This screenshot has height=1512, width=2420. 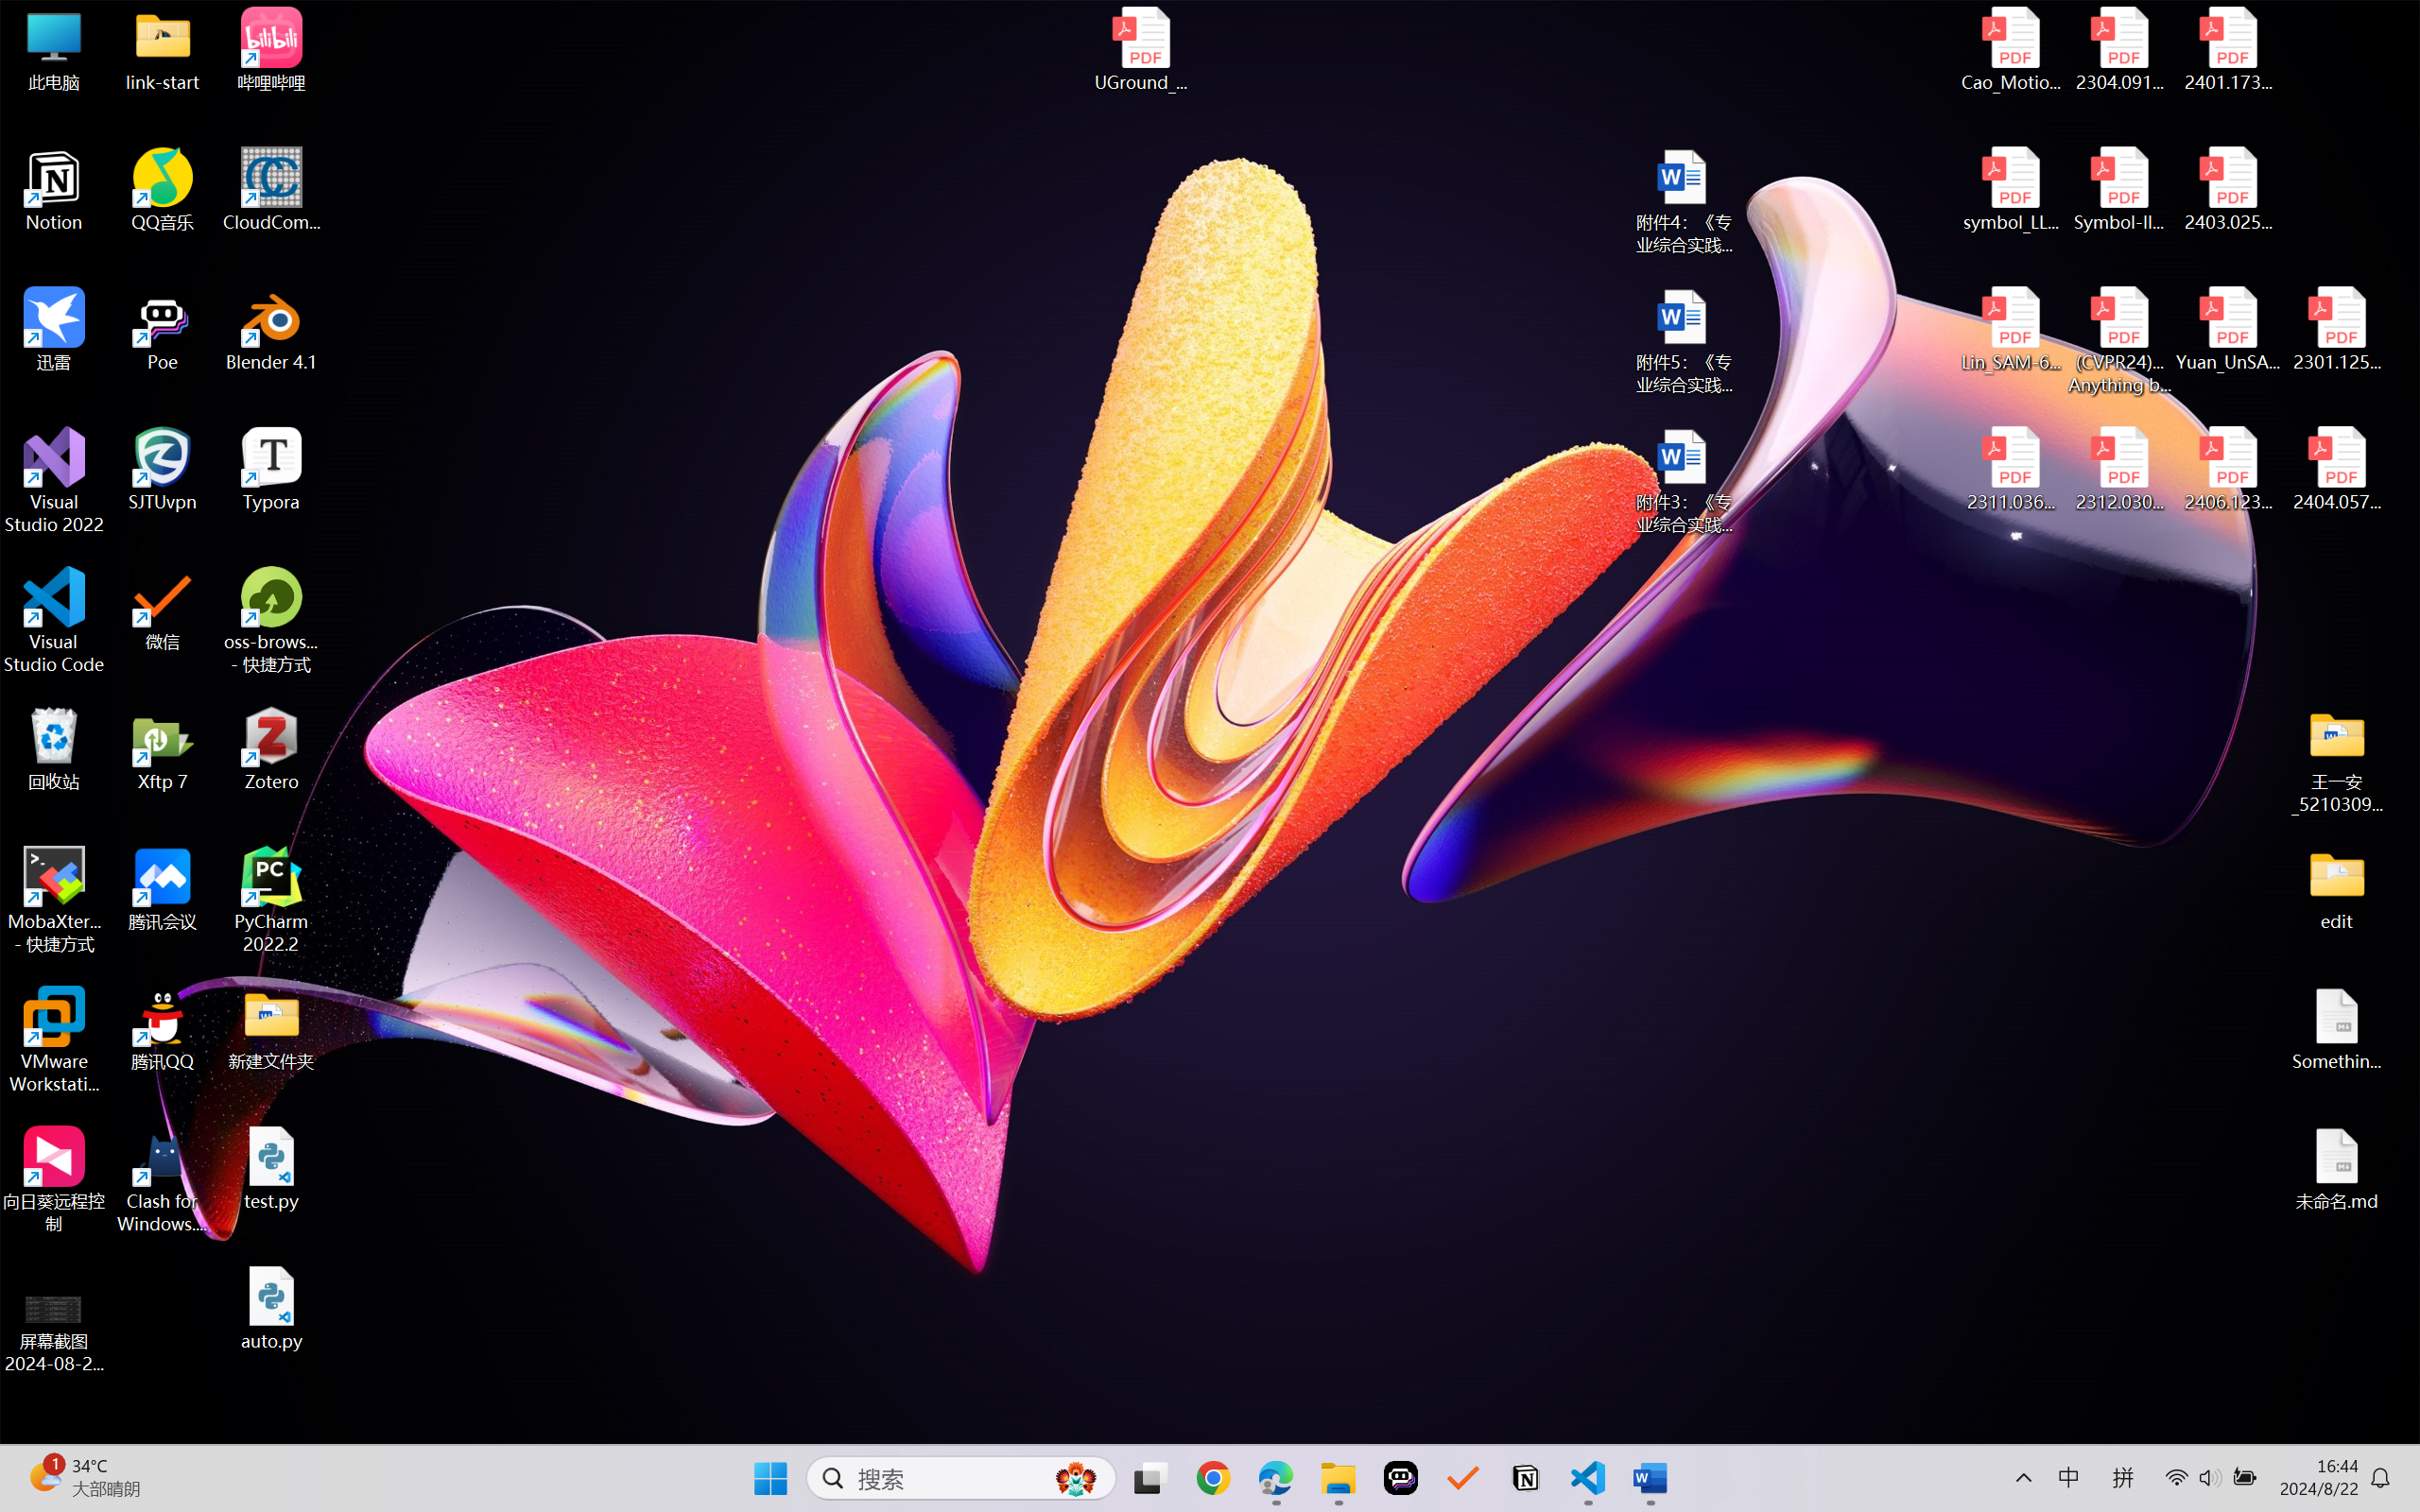 What do you see at coordinates (1213, 1478) in the screenshot?
I see `'Google Chrome'` at bounding box center [1213, 1478].